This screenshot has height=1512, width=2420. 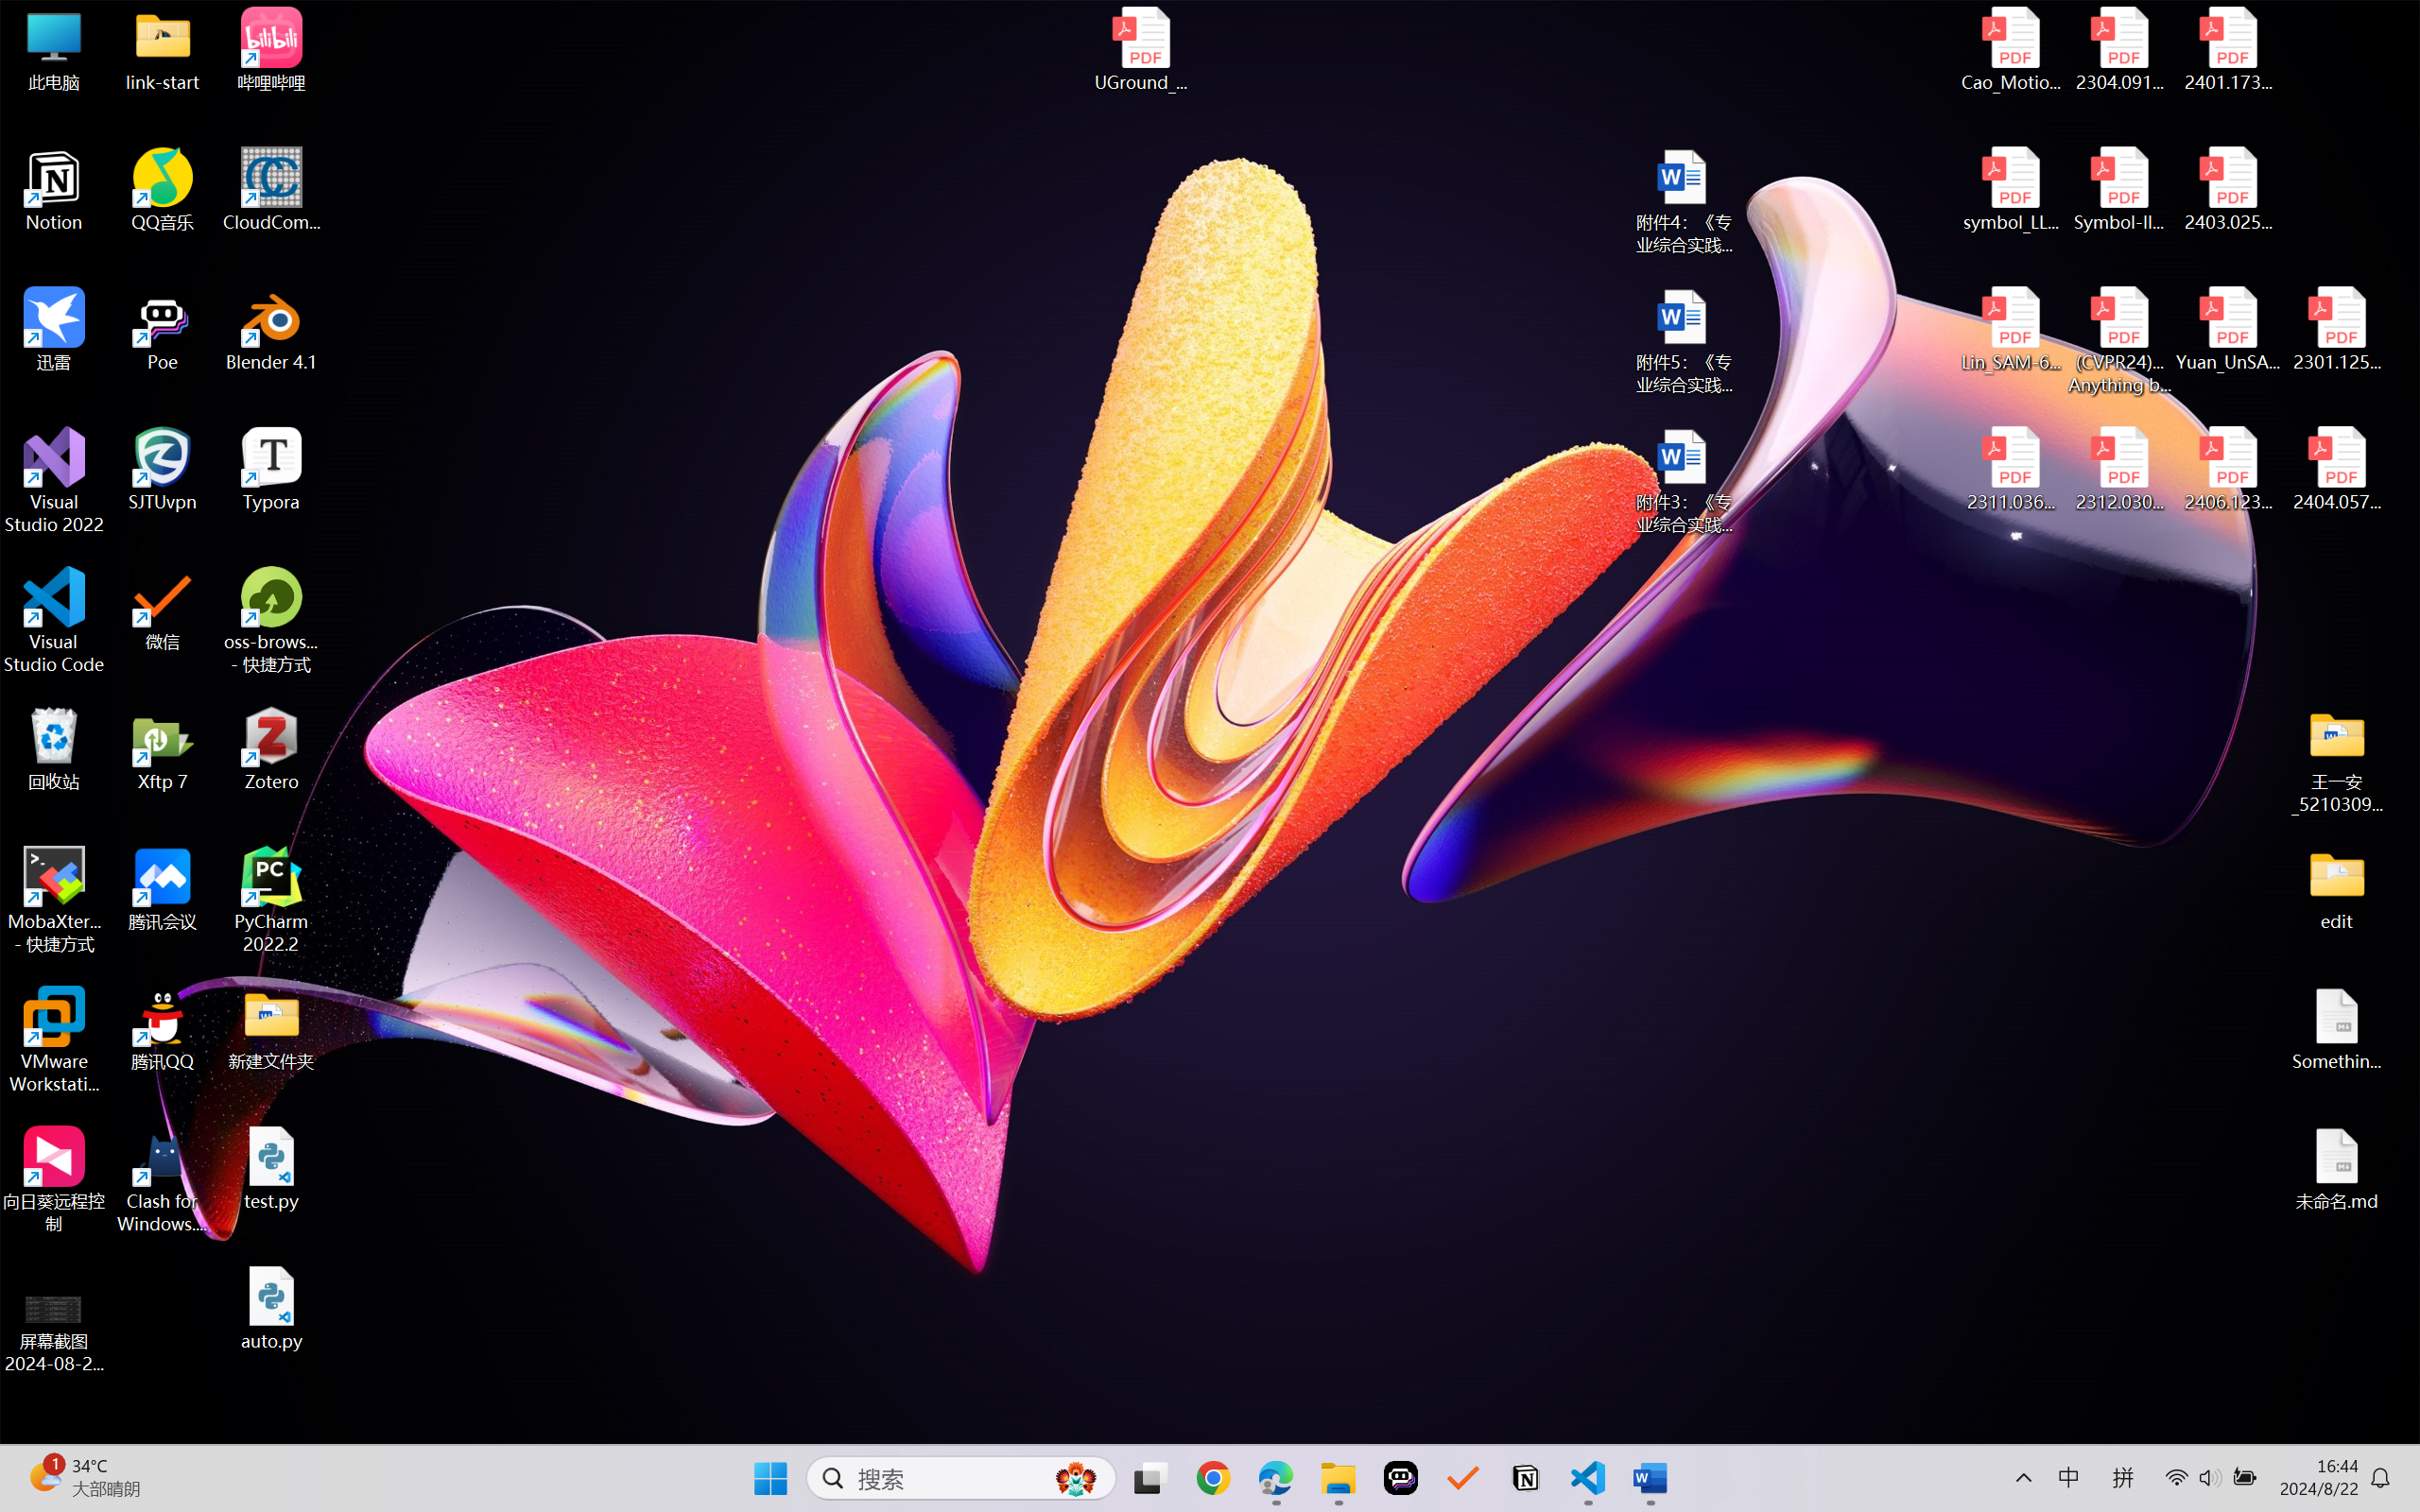 What do you see at coordinates (1213, 1478) in the screenshot?
I see `'Google Chrome'` at bounding box center [1213, 1478].